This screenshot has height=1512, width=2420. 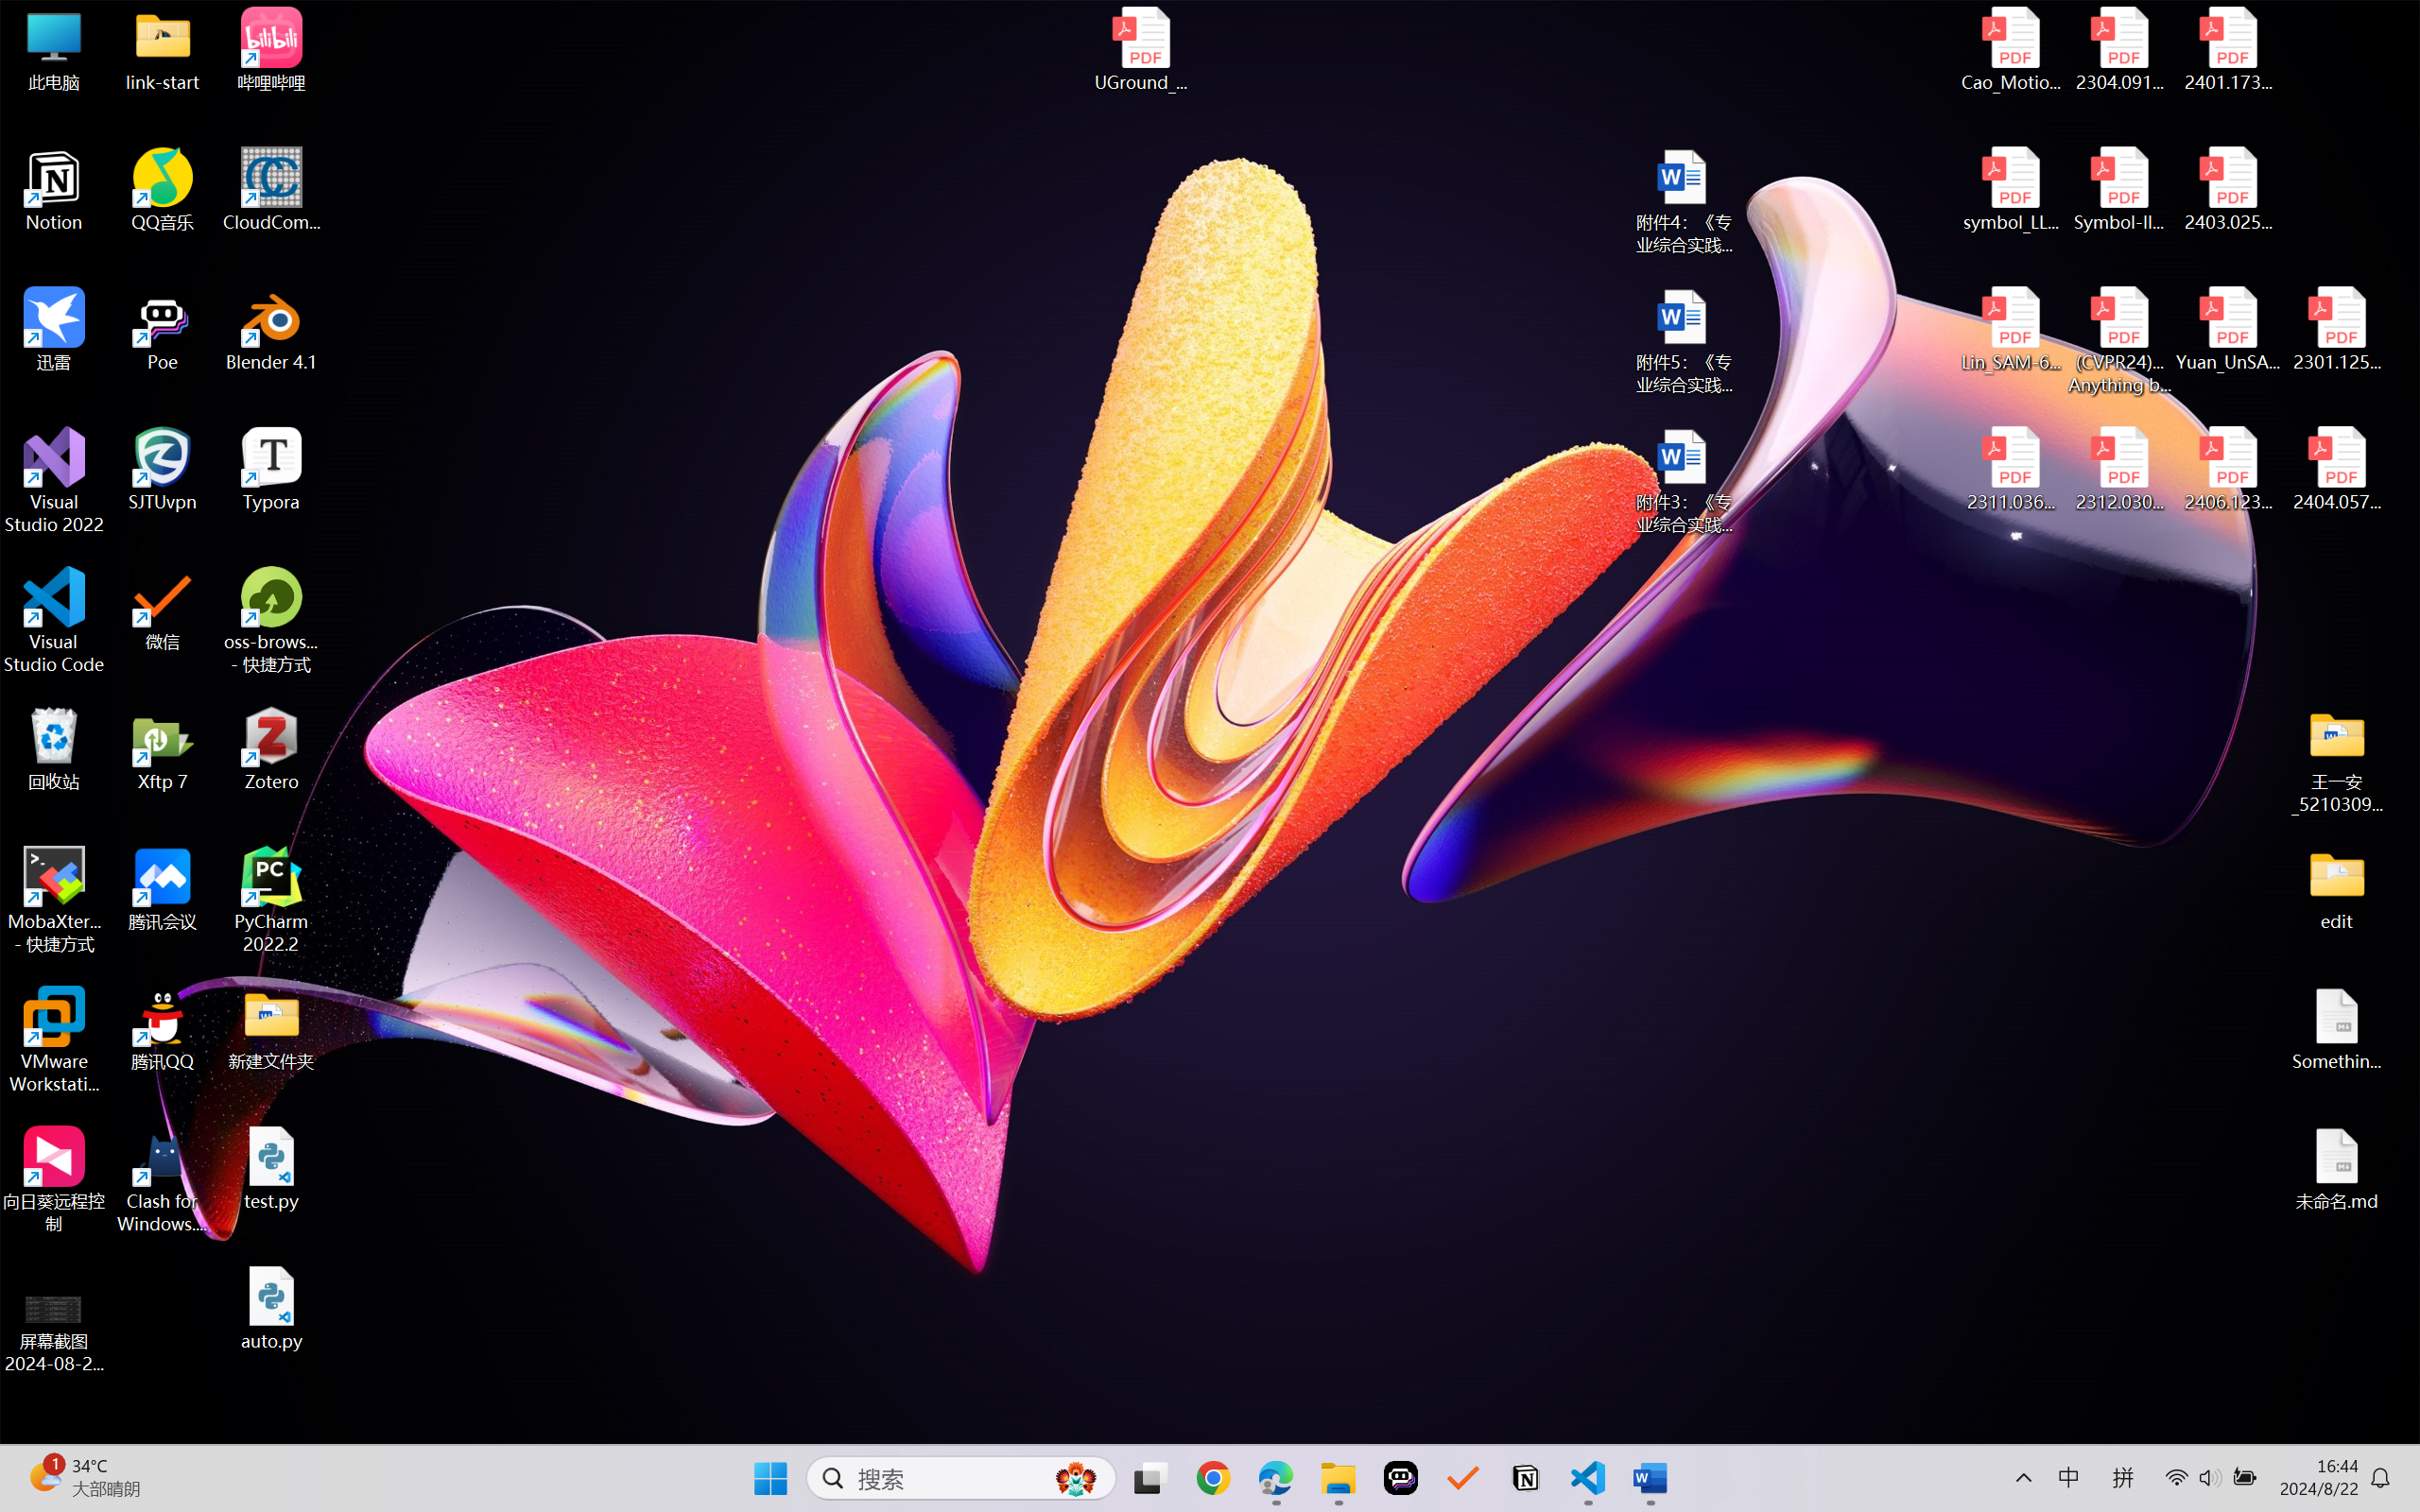 What do you see at coordinates (1213, 1478) in the screenshot?
I see `'Google Chrome'` at bounding box center [1213, 1478].